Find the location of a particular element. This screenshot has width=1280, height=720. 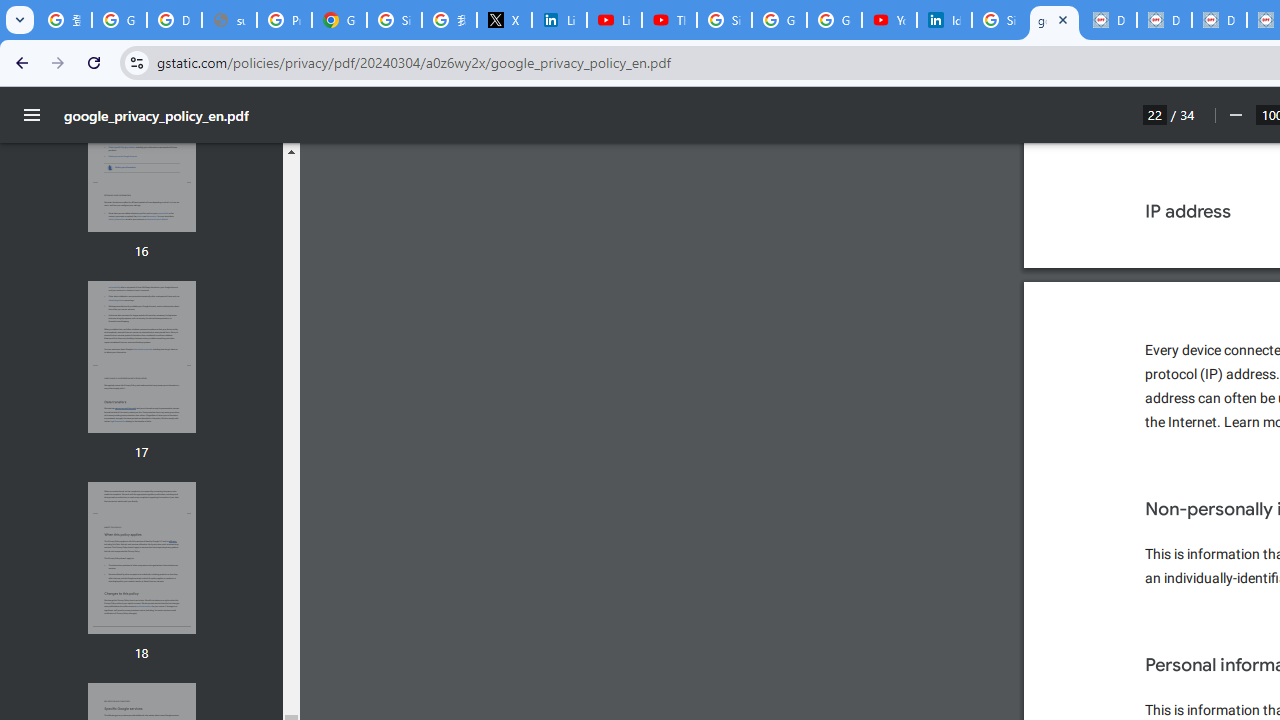

'Page number' is located at coordinates (1155, 114).